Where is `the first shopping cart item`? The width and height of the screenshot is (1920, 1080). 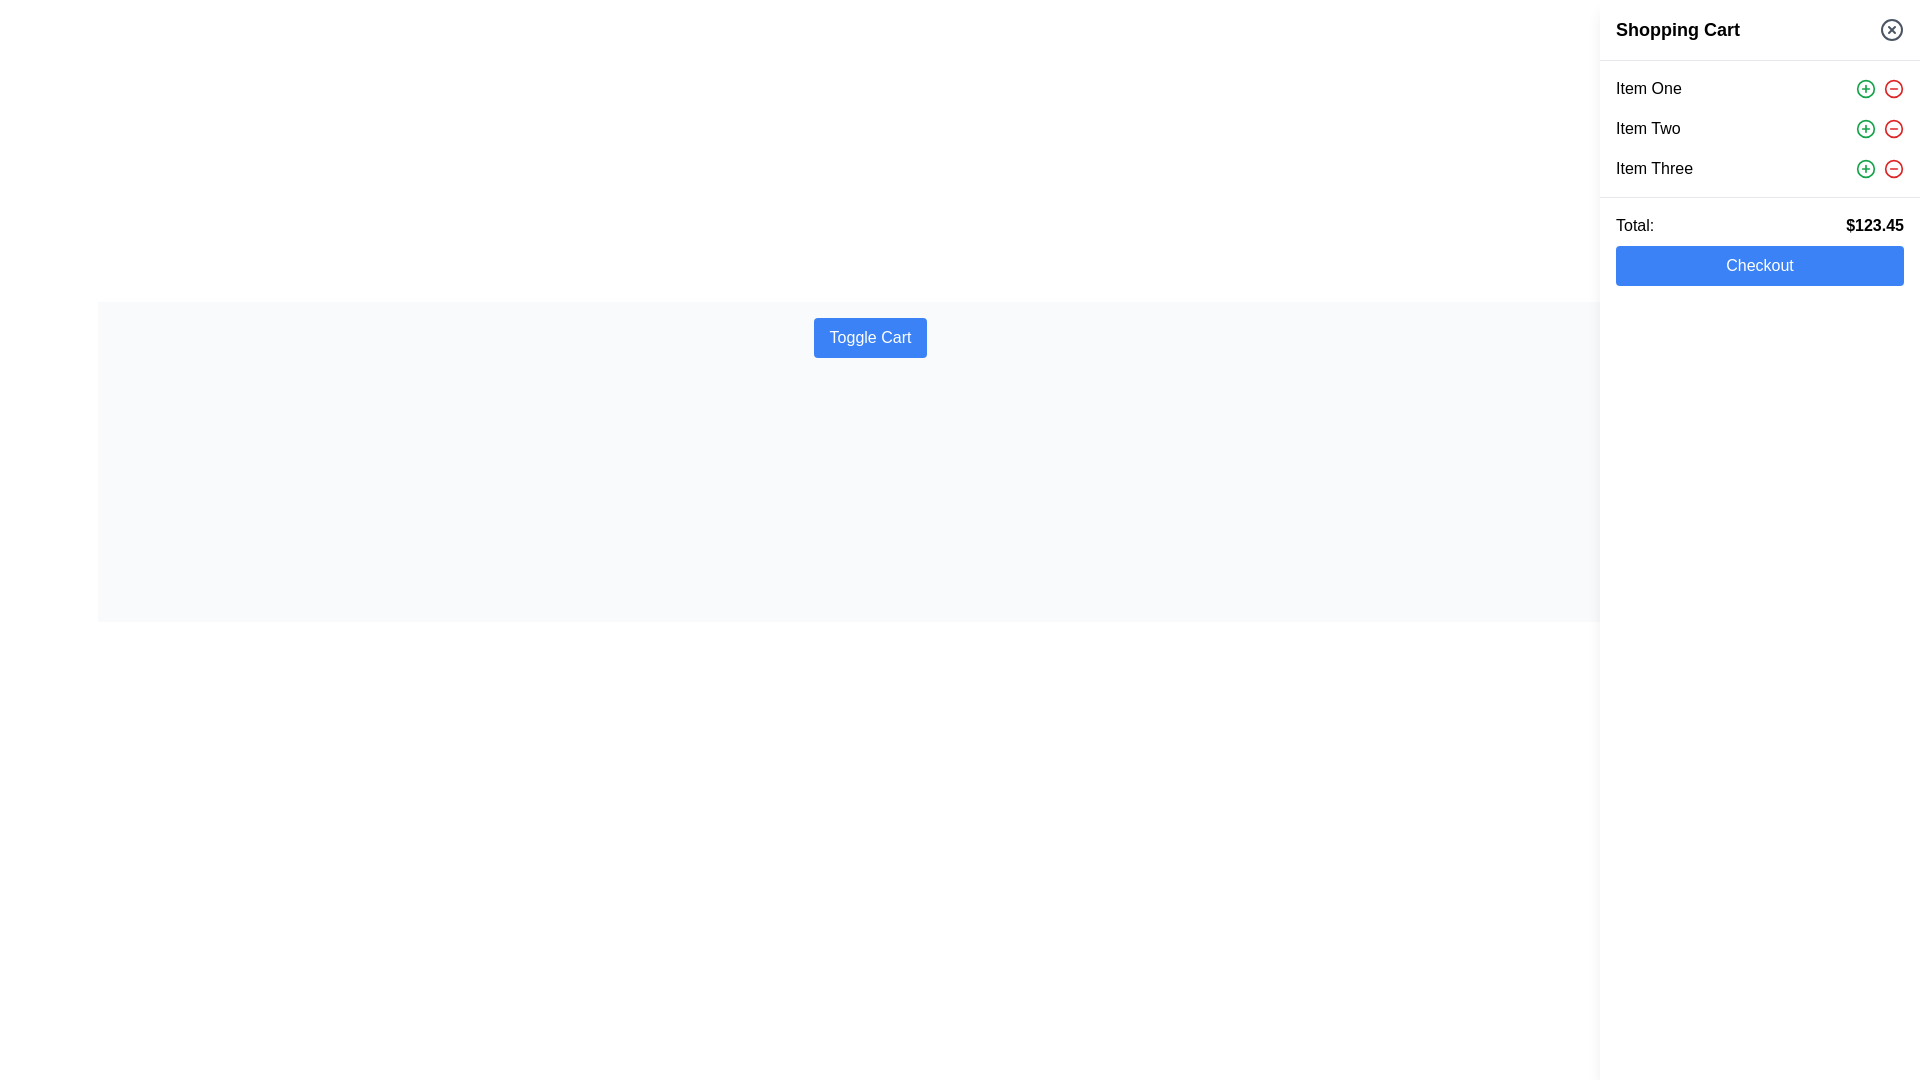 the first shopping cart item is located at coordinates (1760, 87).